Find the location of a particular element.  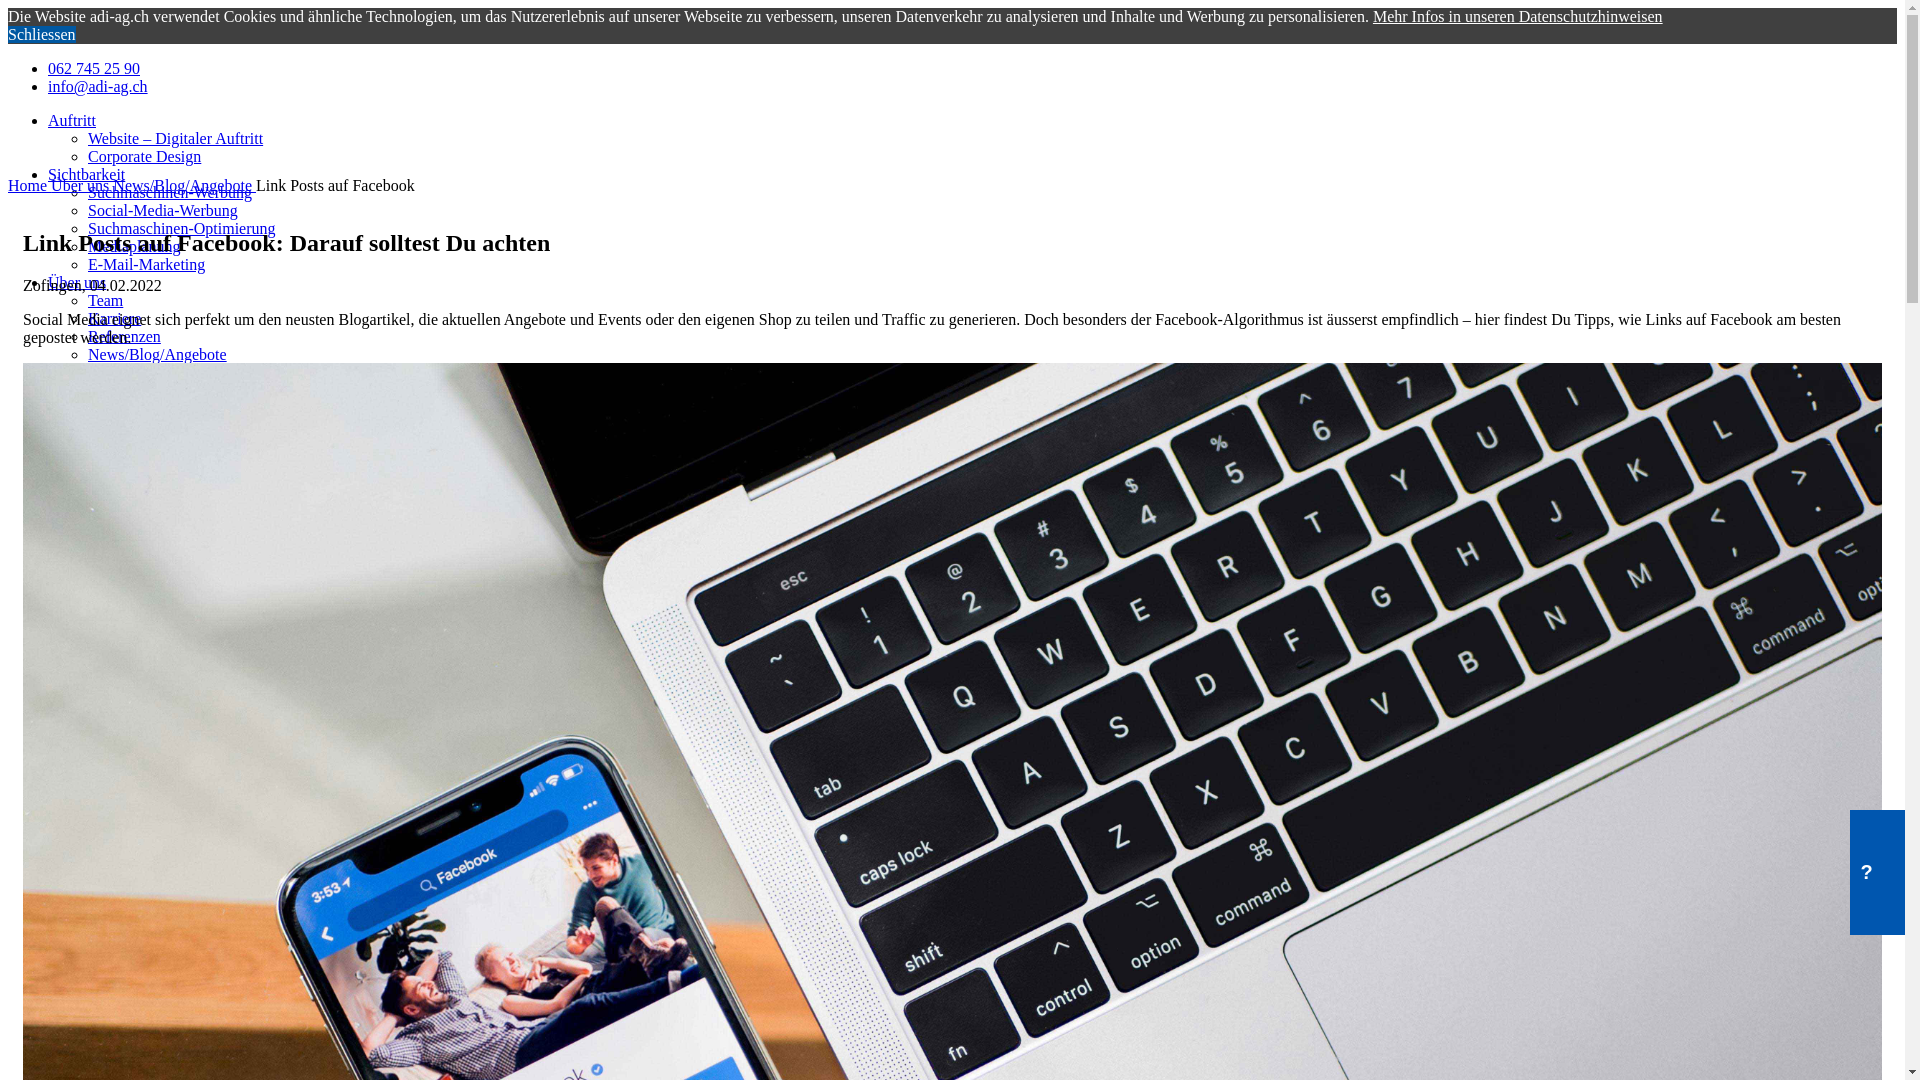

'Schliessen' is located at coordinates (42, 34).